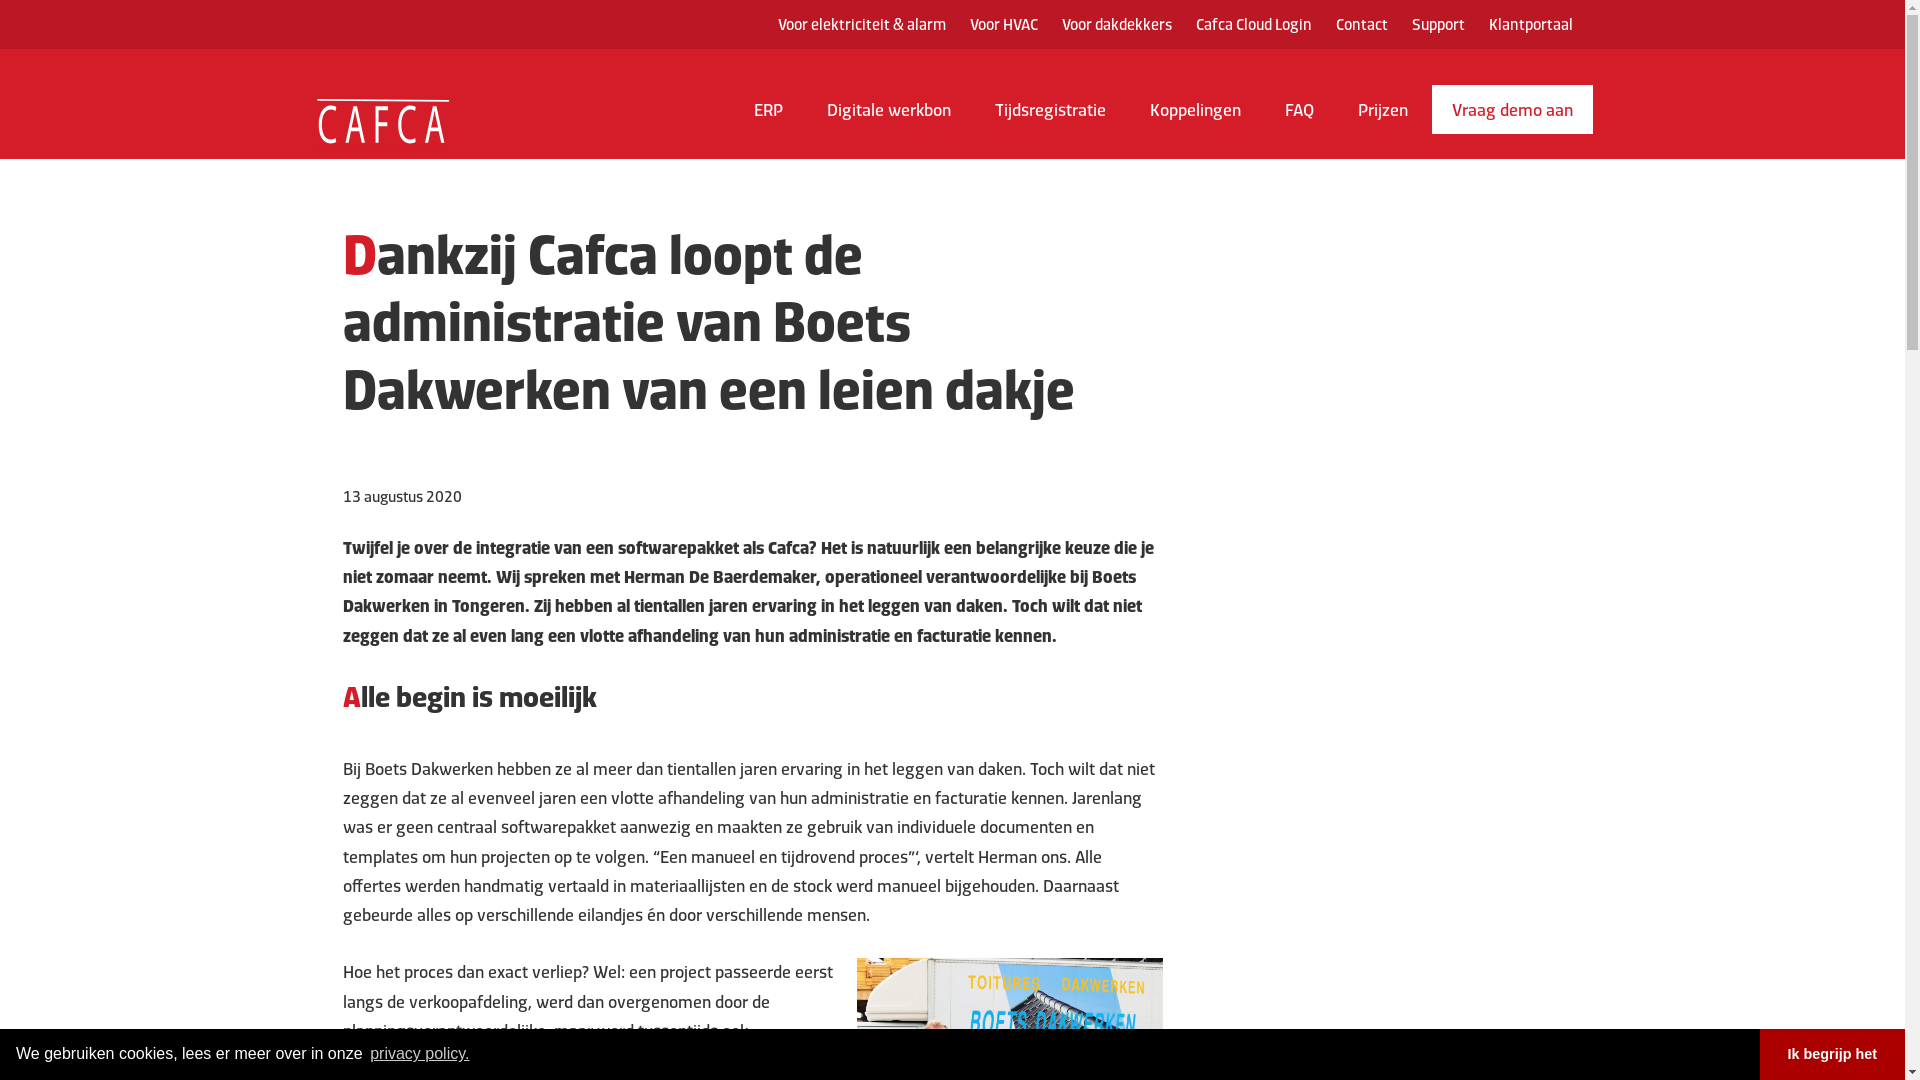  Describe the element at coordinates (1116, 24) in the screenshot. I see `'Voor dakdekkers'` at that location.